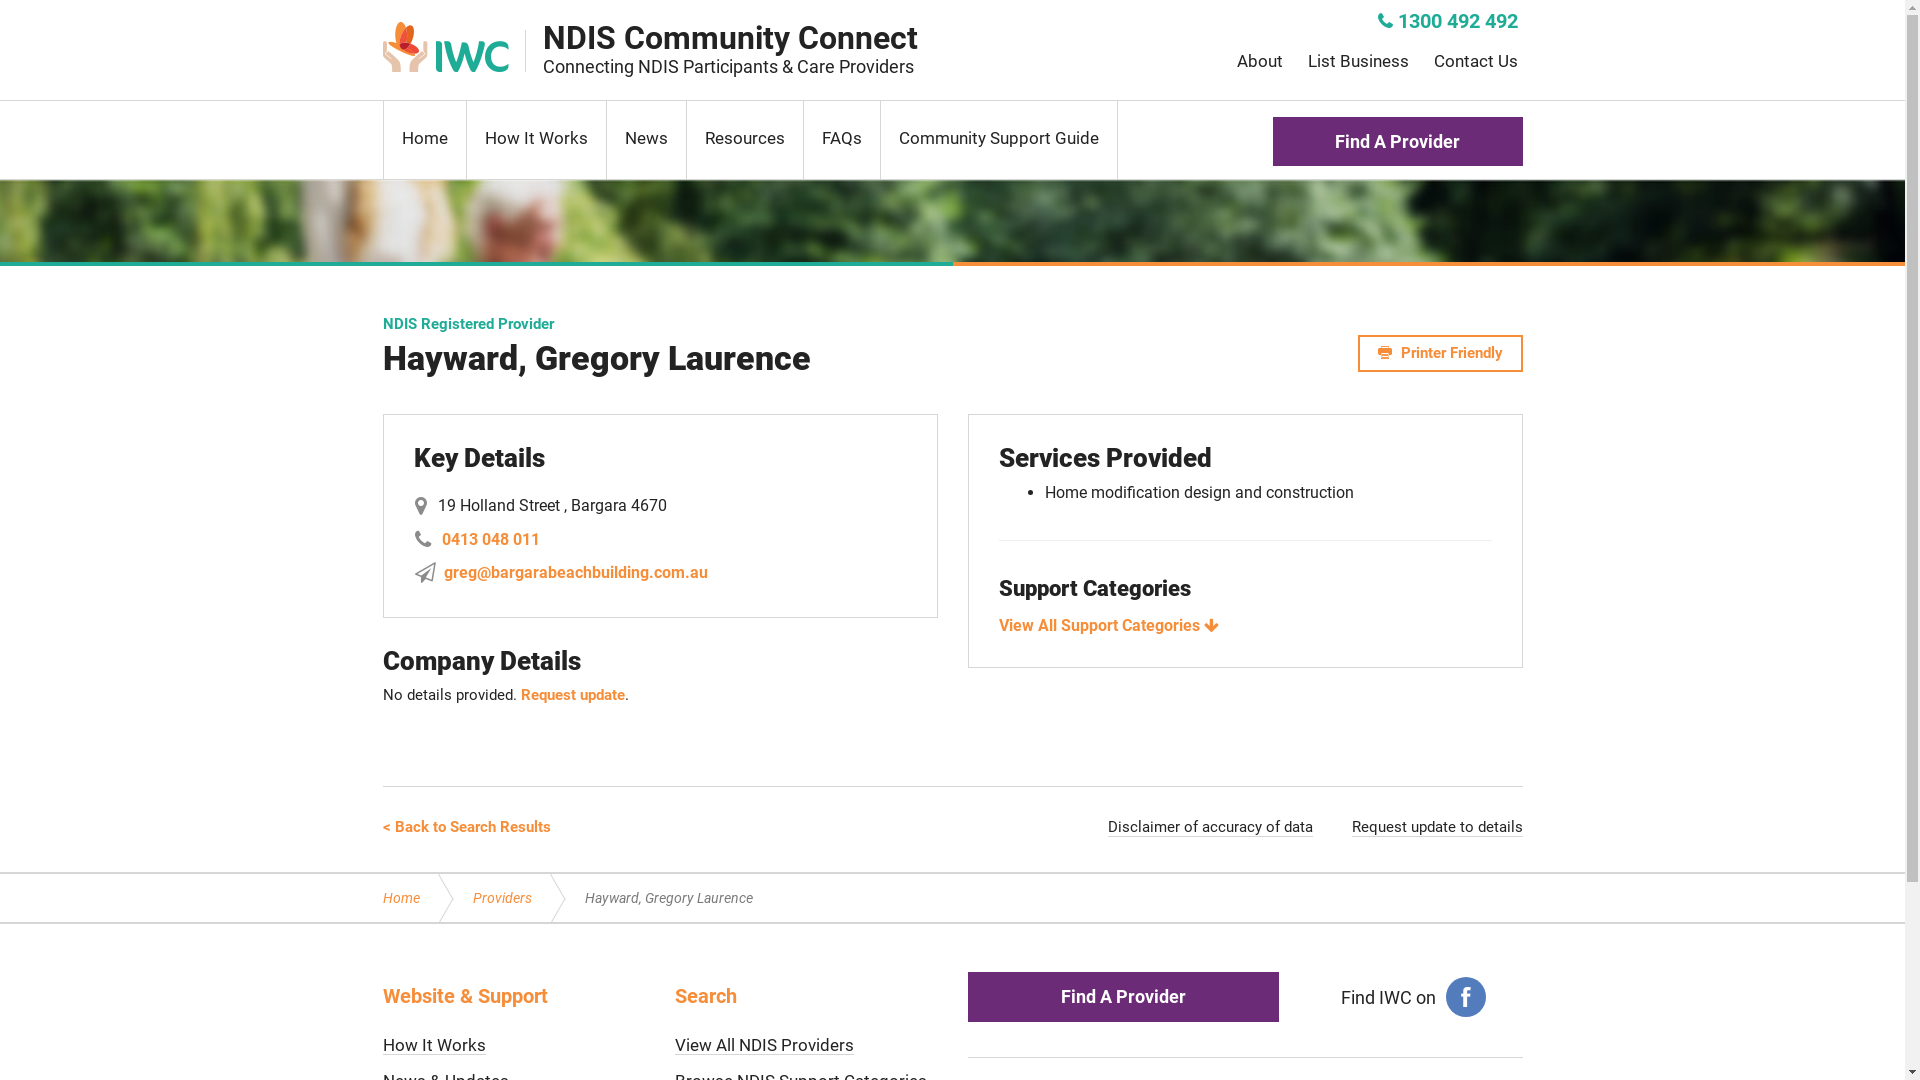 The width and height of the screenshot is (1920, 1080). I want to click on '0413 048 011', so click(440, 538).